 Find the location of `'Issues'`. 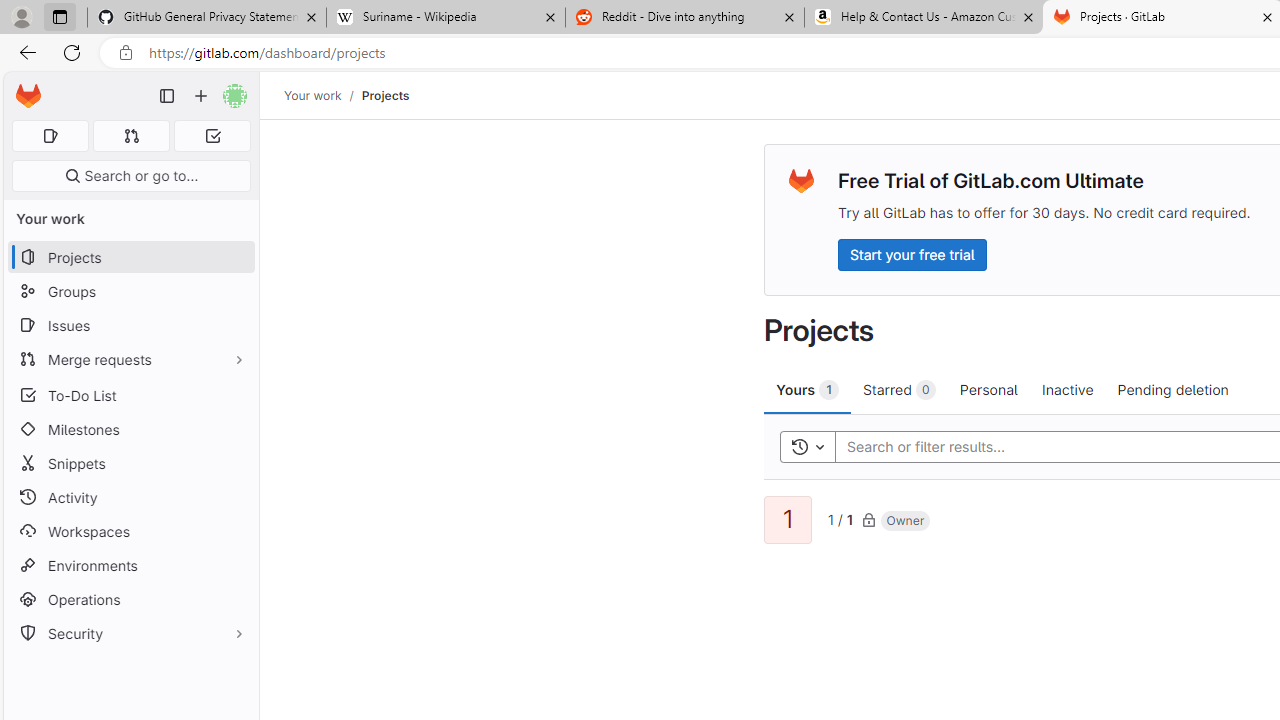

'Issues' is located at coordinates (130, 324).